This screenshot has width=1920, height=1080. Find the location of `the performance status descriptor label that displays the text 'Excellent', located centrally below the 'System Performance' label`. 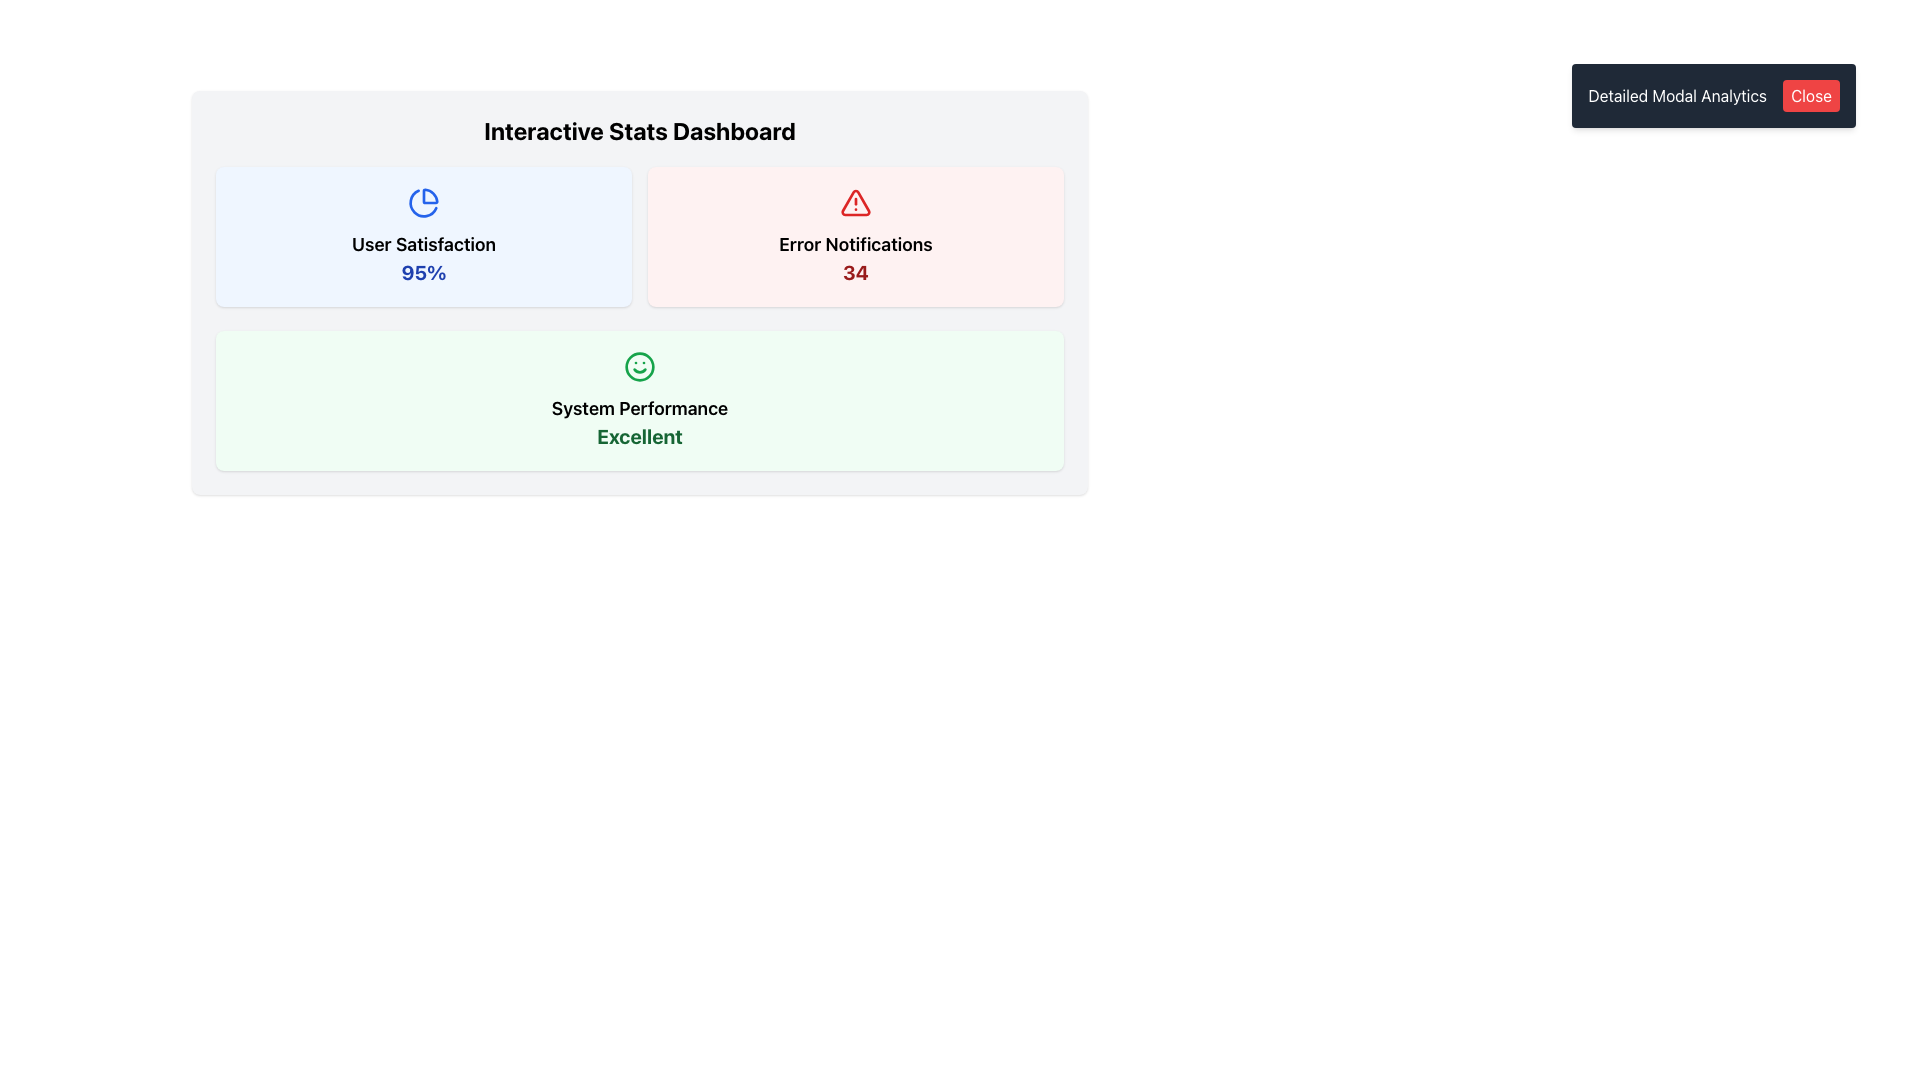

the performance status descriptor label that displays the text 'Excellent', located centrally below the 'System Performance' label is located at coordinates (638, 435).